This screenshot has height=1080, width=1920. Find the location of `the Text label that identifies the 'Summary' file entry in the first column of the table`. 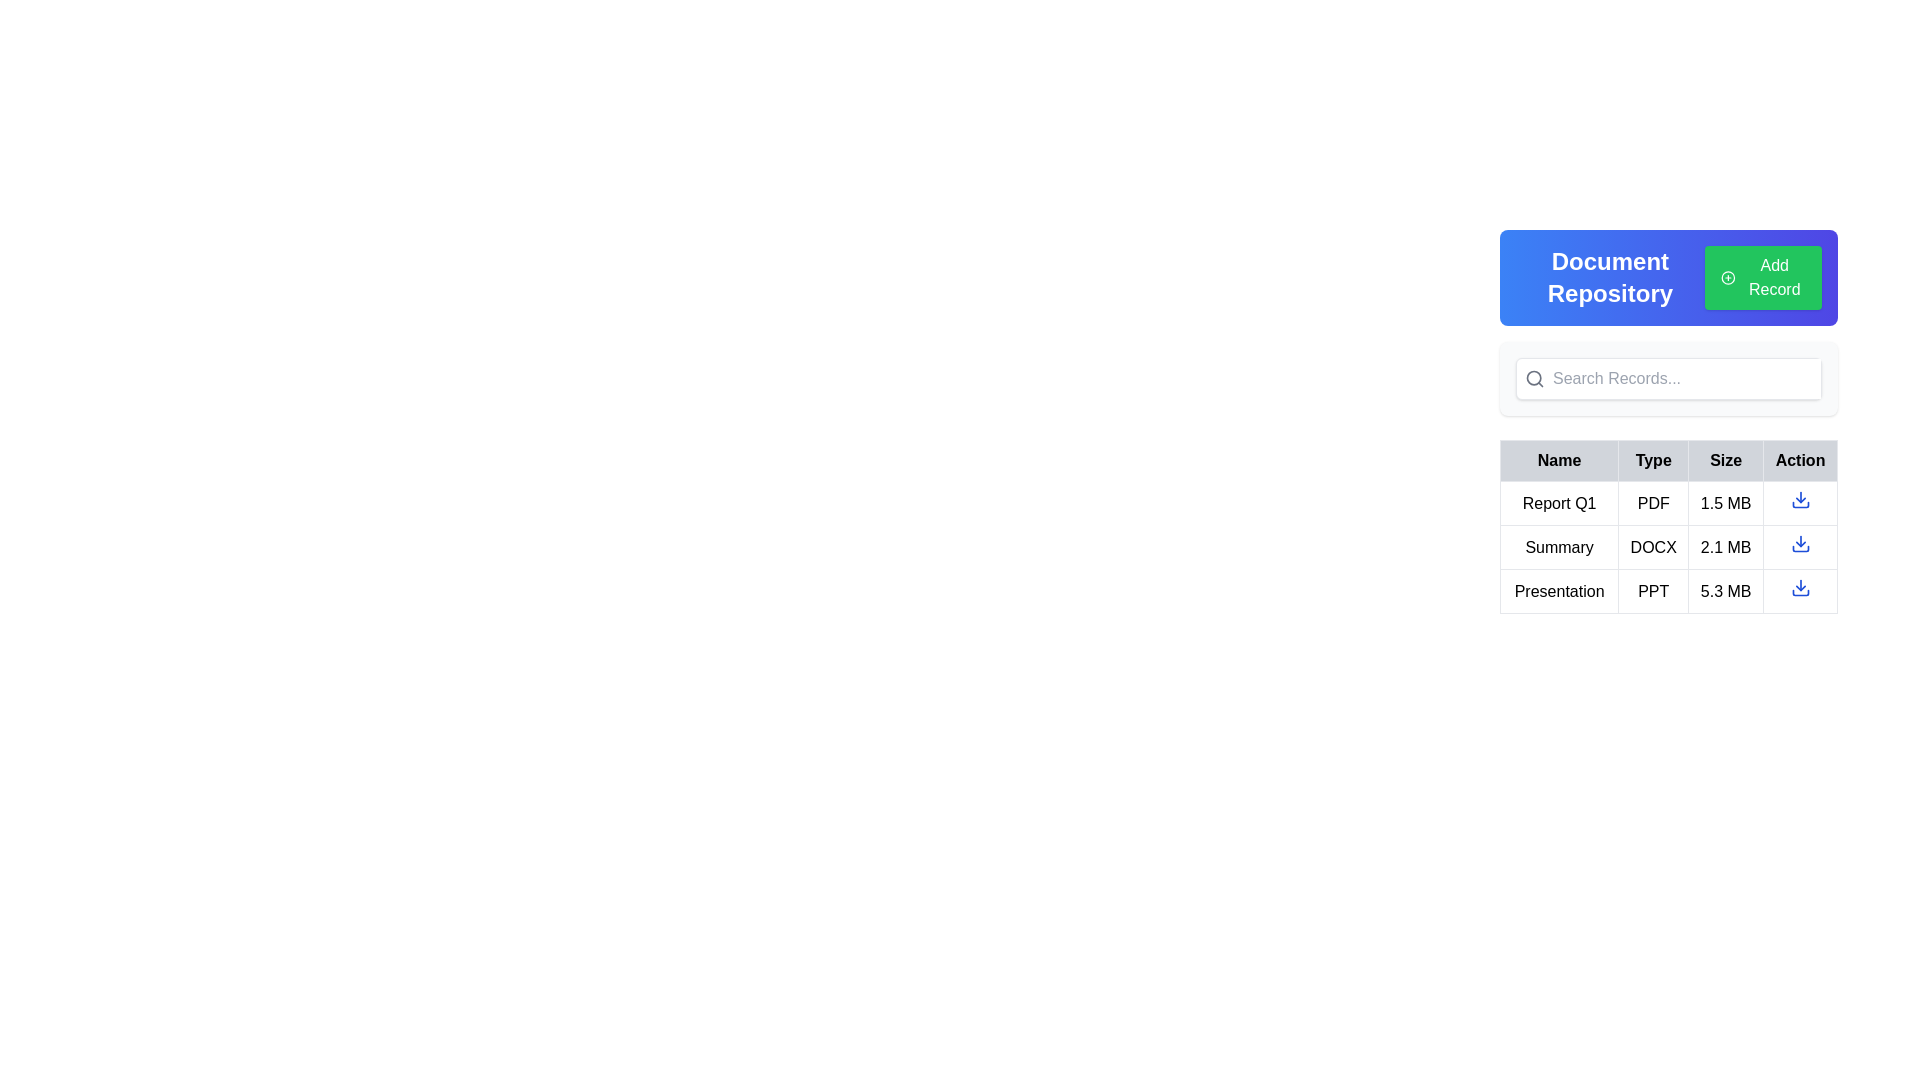

the Text label that identifies the 'Summary' file entry in the first column of the table is located at coordinates (1558, 547).